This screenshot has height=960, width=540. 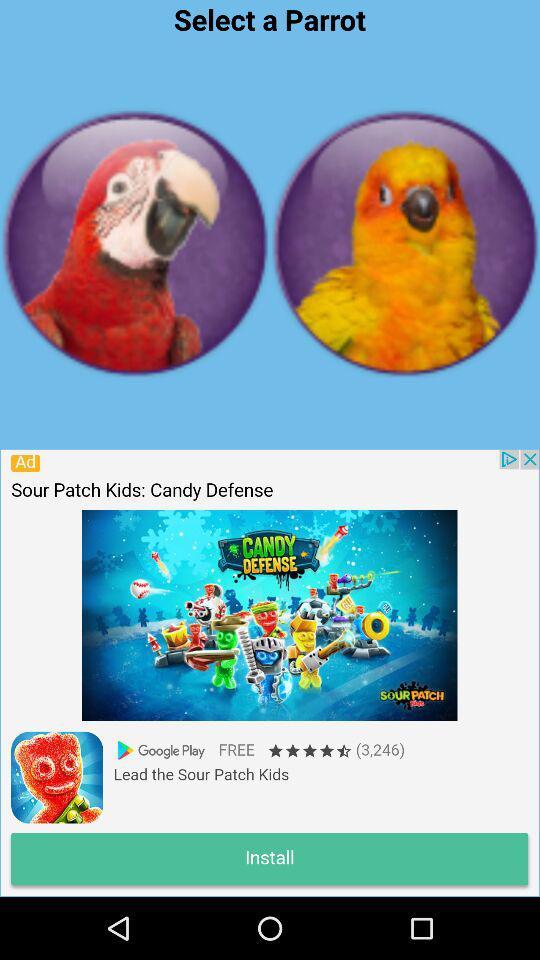 I want to click on birds page, so click(x=405, y=242).